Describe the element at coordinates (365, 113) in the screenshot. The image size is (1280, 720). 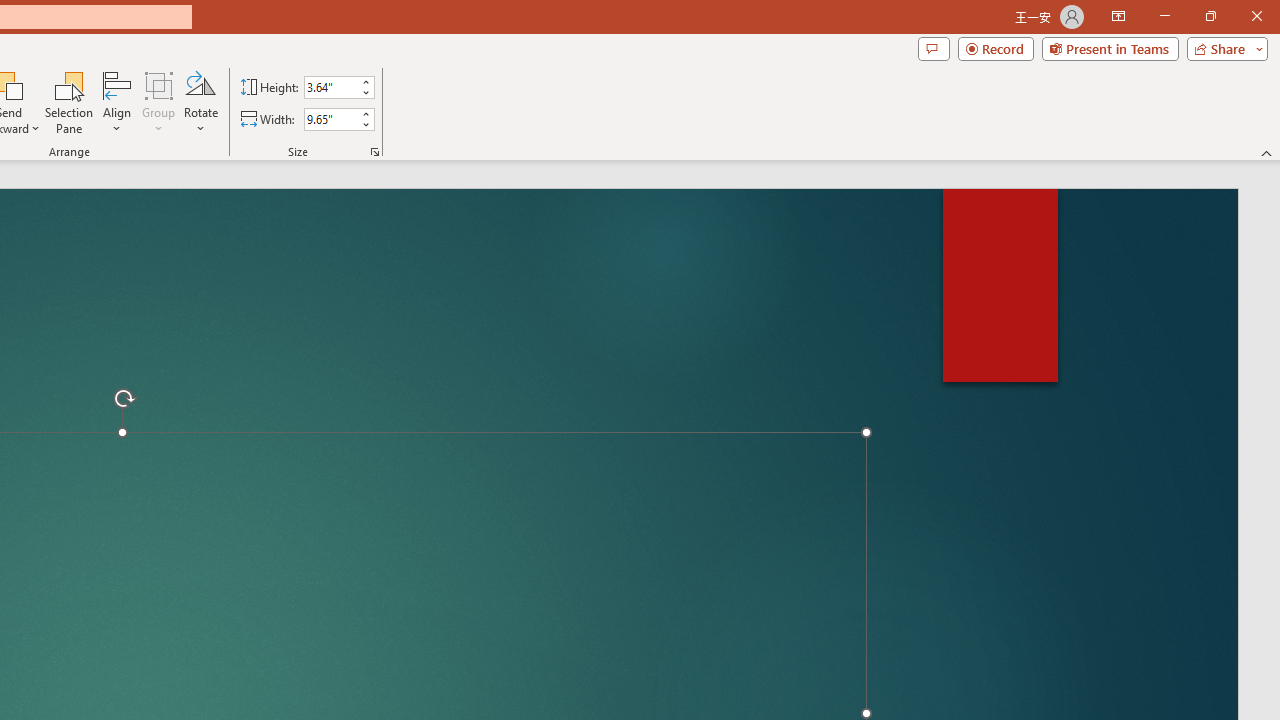
I see `'More'` at that location.